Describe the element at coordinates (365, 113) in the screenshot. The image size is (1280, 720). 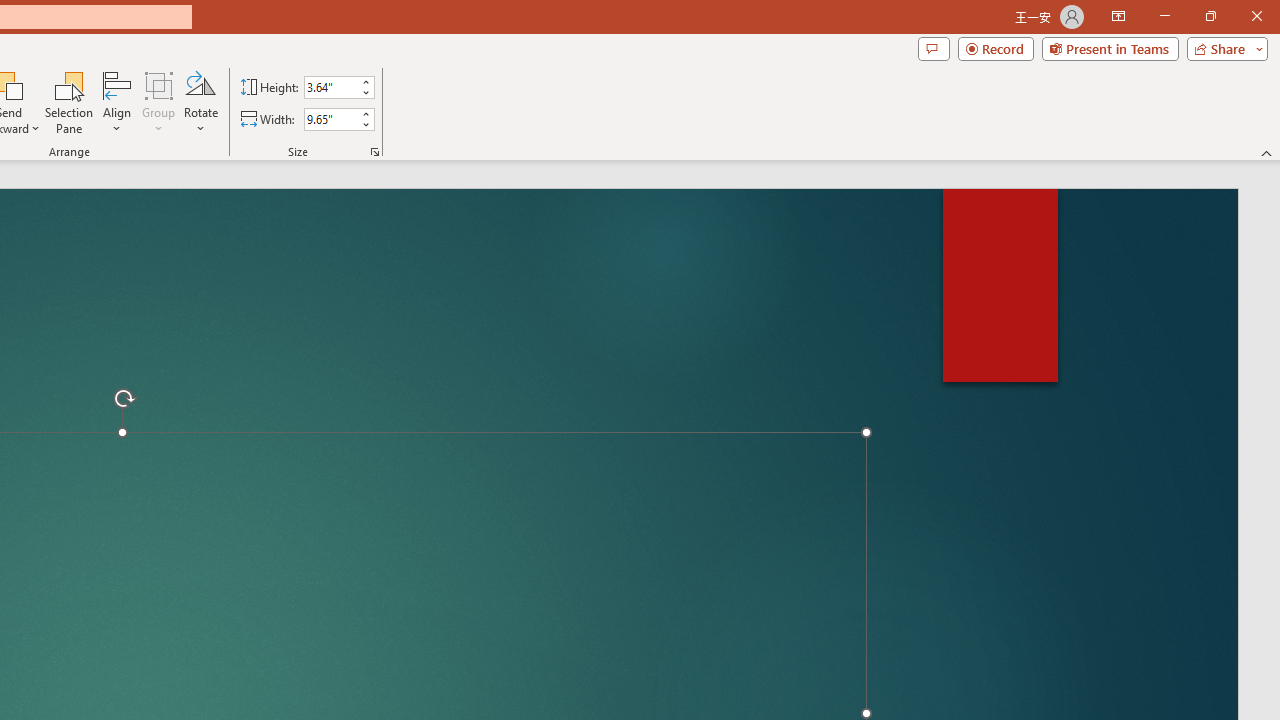
I see `'More'` at that location.